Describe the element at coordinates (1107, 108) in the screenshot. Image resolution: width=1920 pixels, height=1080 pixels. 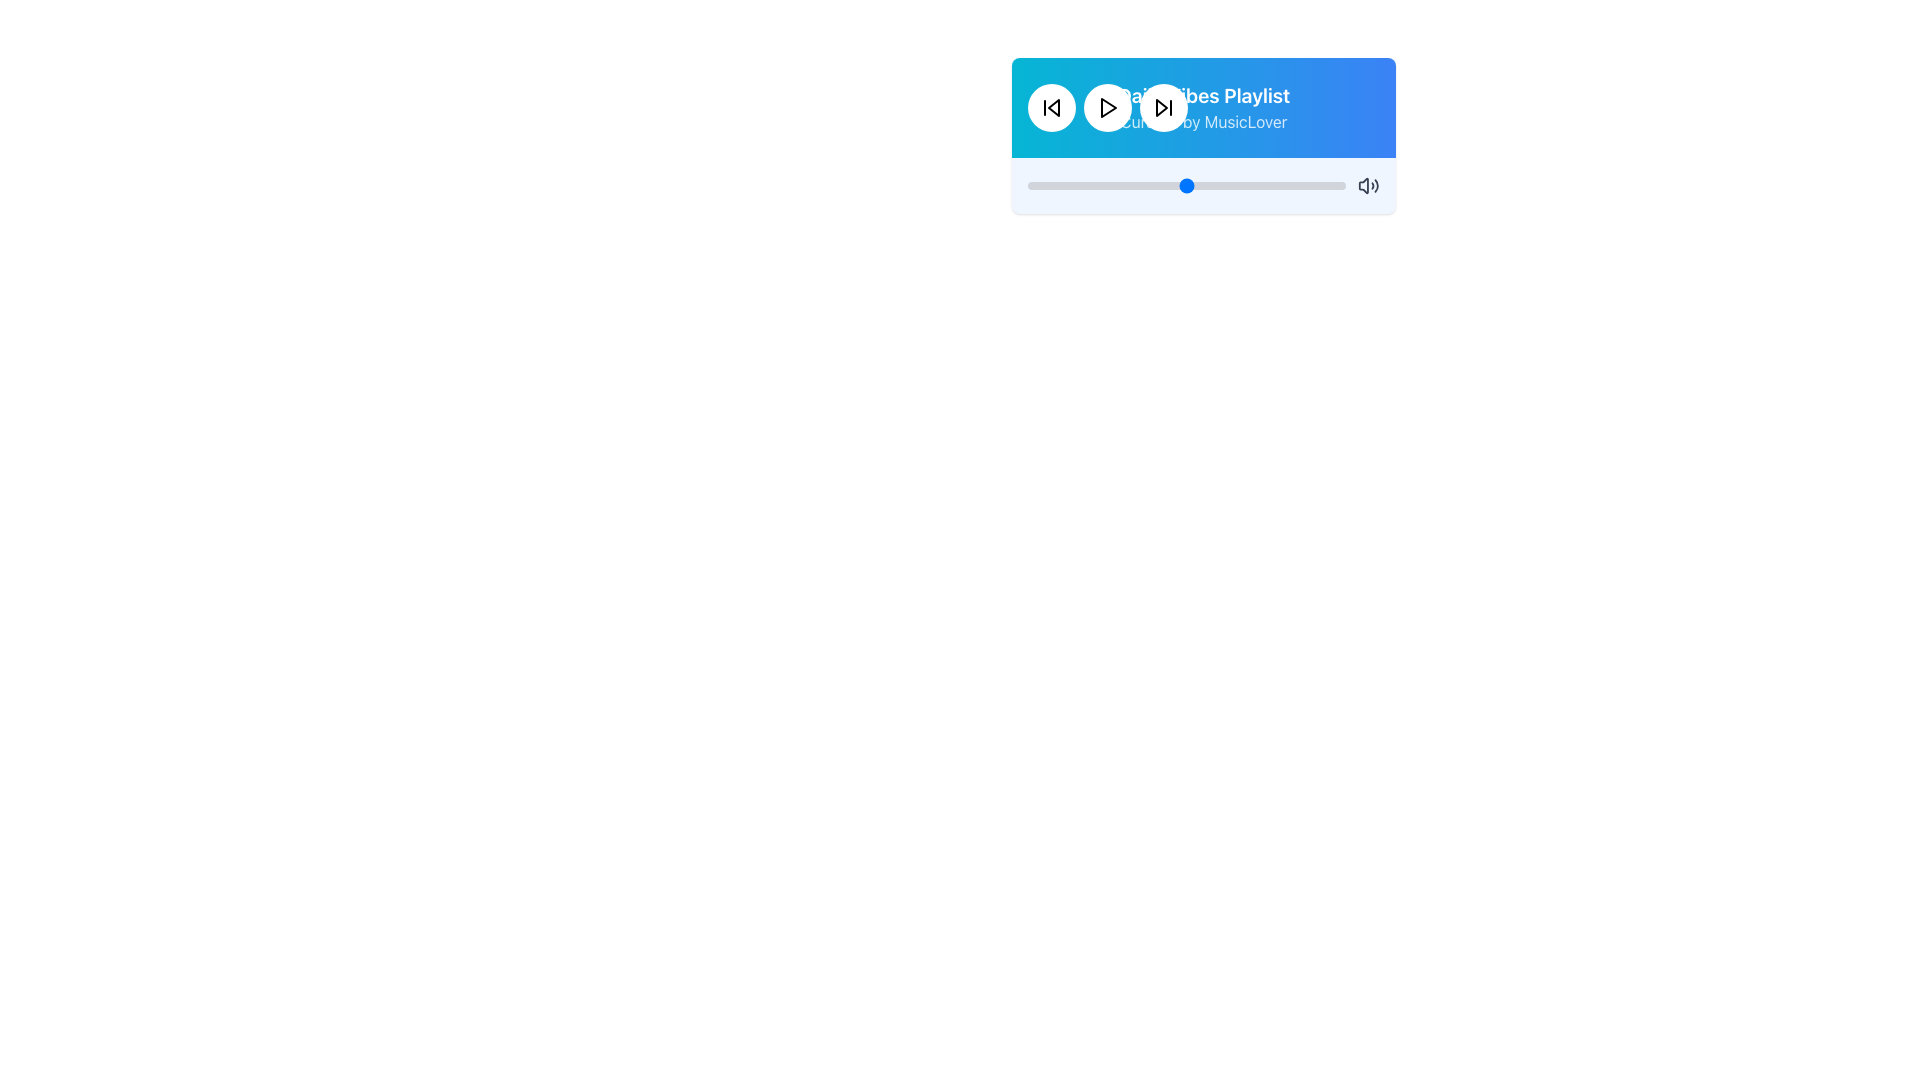
I see `the centrally positioned play button in the top-middle section of the player interface` at that location.